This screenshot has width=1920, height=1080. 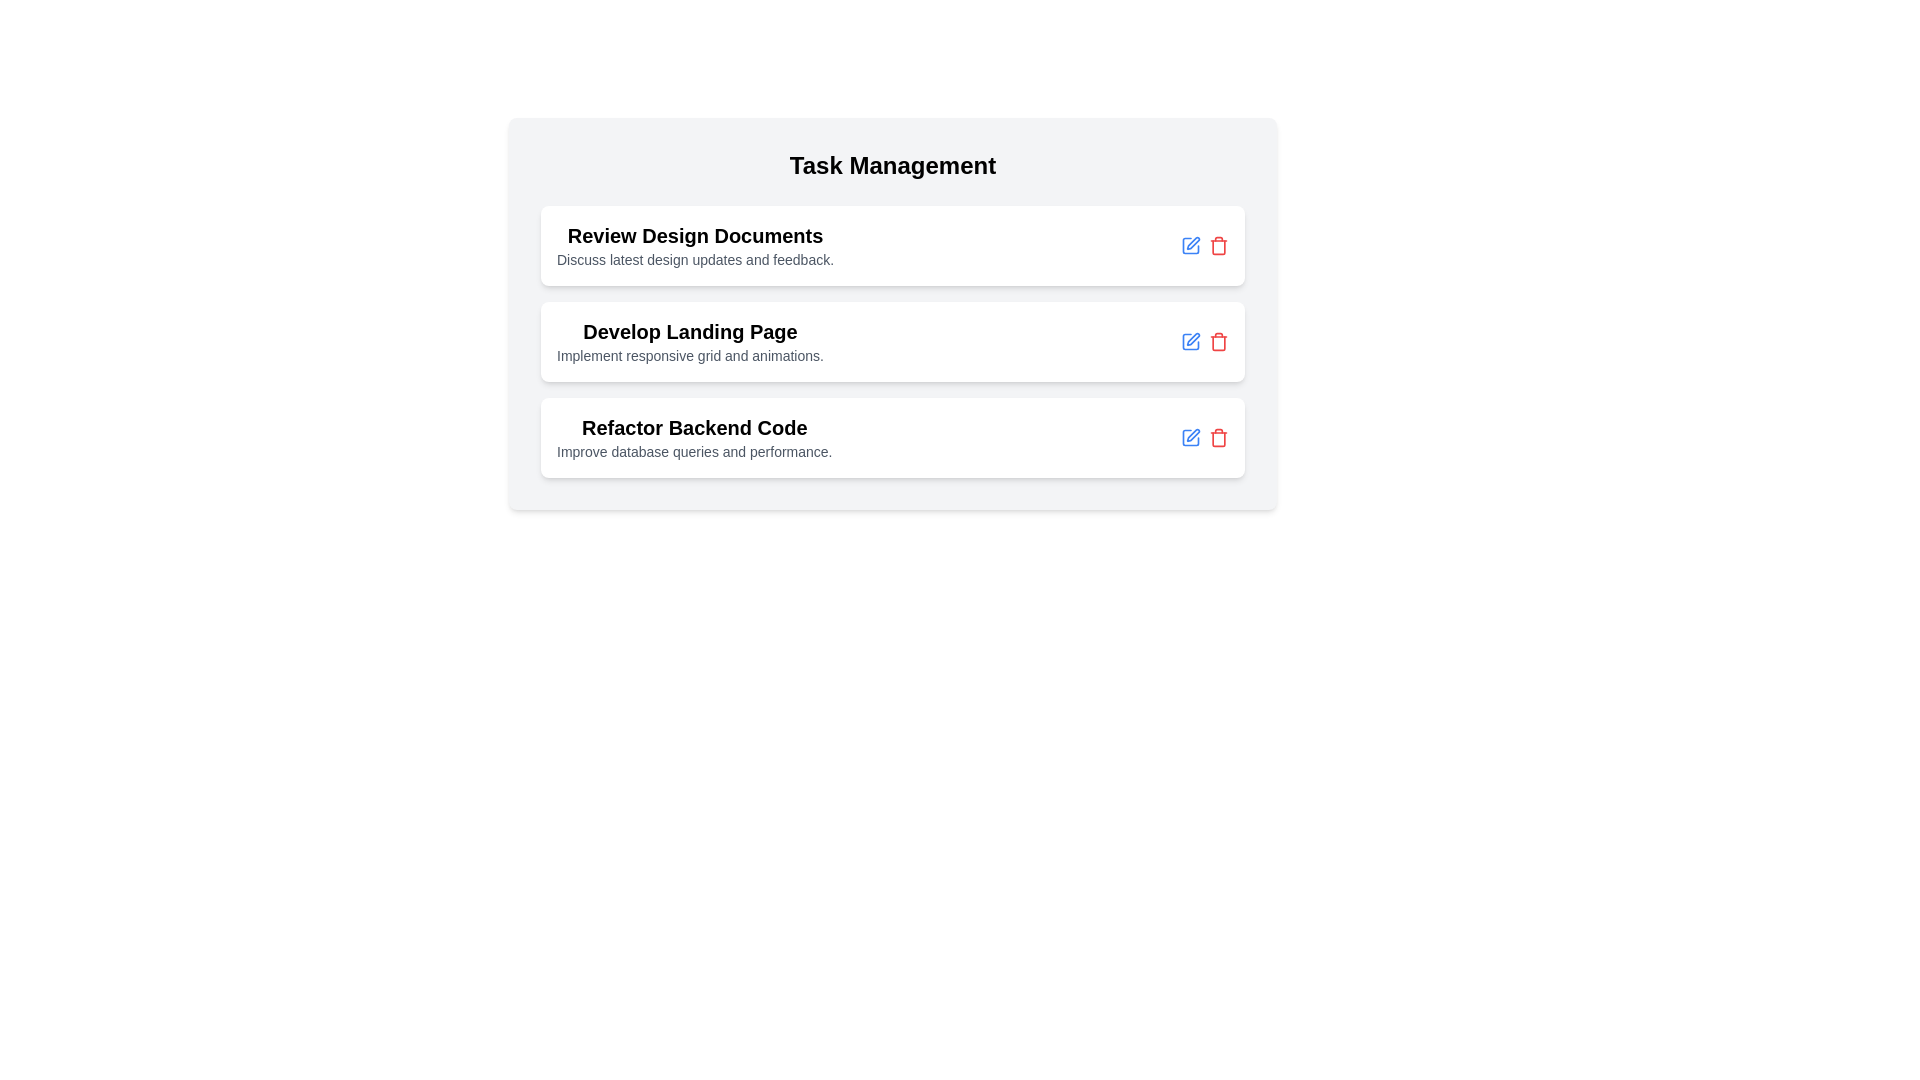 What do you see at coordinates (695, 258) in the screenshot?
I see `the text label displaying 'Discuss latest design updates and feedback.' located below the title 'Review Design Documents' in the 'Task Management' interface` at bounding box center [695, 258].